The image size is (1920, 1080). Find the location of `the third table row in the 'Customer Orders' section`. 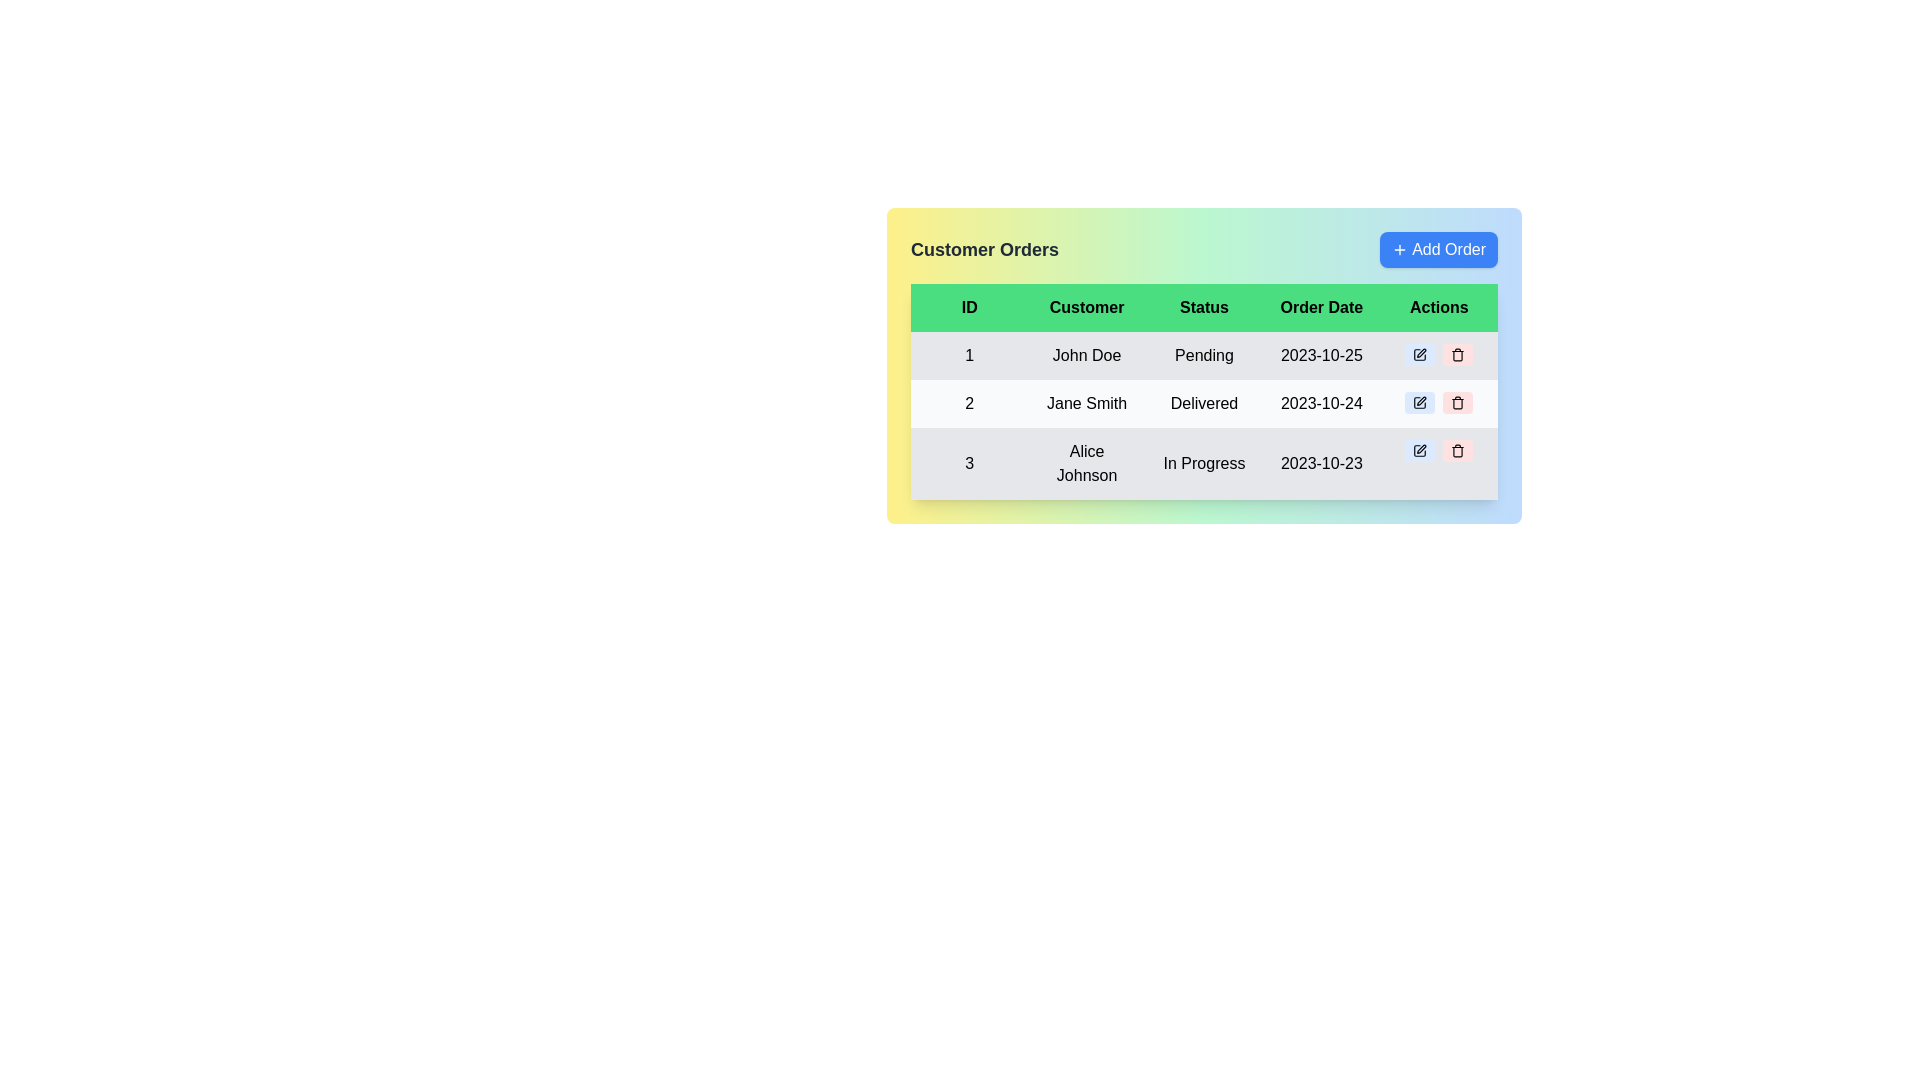

the third table row in the 'Customer Orders' section is located at coordinates (1203, 463).